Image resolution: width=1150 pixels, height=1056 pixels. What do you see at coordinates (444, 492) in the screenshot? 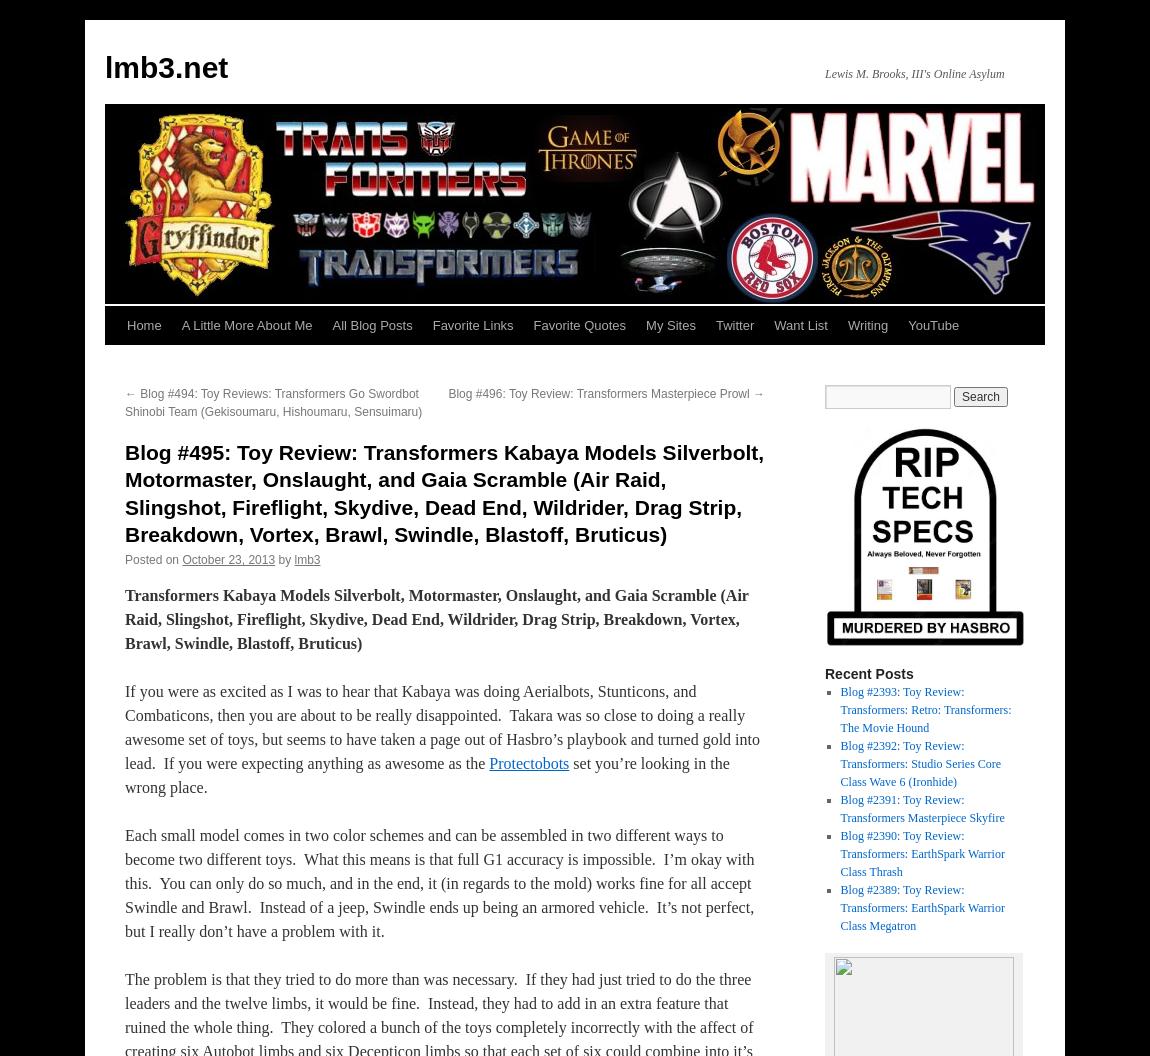
I see `'Blog #495: Toy Review: Transformers Kabaya Models Silverbolt, Motormaster, Onslaught, and Gaia Scramble (Air Raid, Slingshot, Fireflight, Skydive, Dead End, Wildrider, Drag Strip, Breakdown, Vortex, Brawl, Swindle, Blastoff, Bruticus)'` at bounding box center [444, 492].